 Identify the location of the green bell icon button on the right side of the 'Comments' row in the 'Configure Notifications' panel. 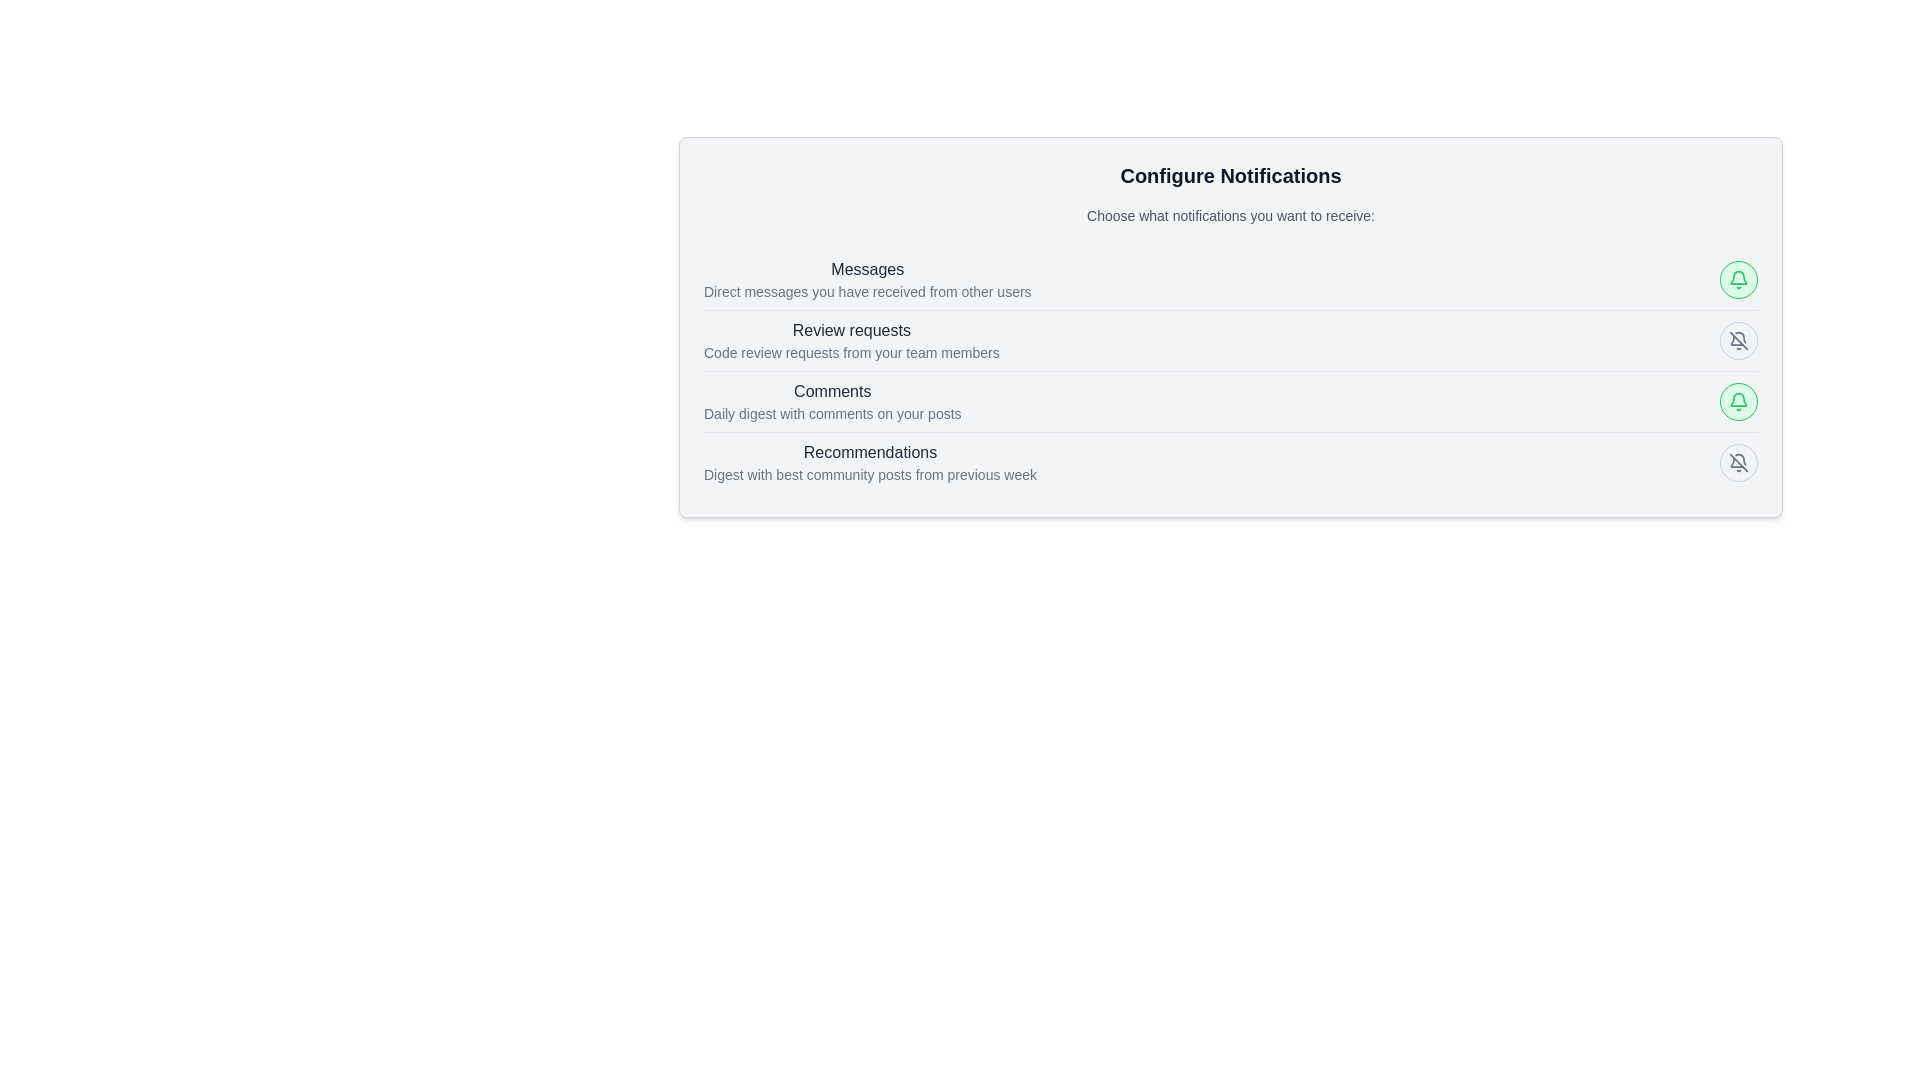
(1737, 280).